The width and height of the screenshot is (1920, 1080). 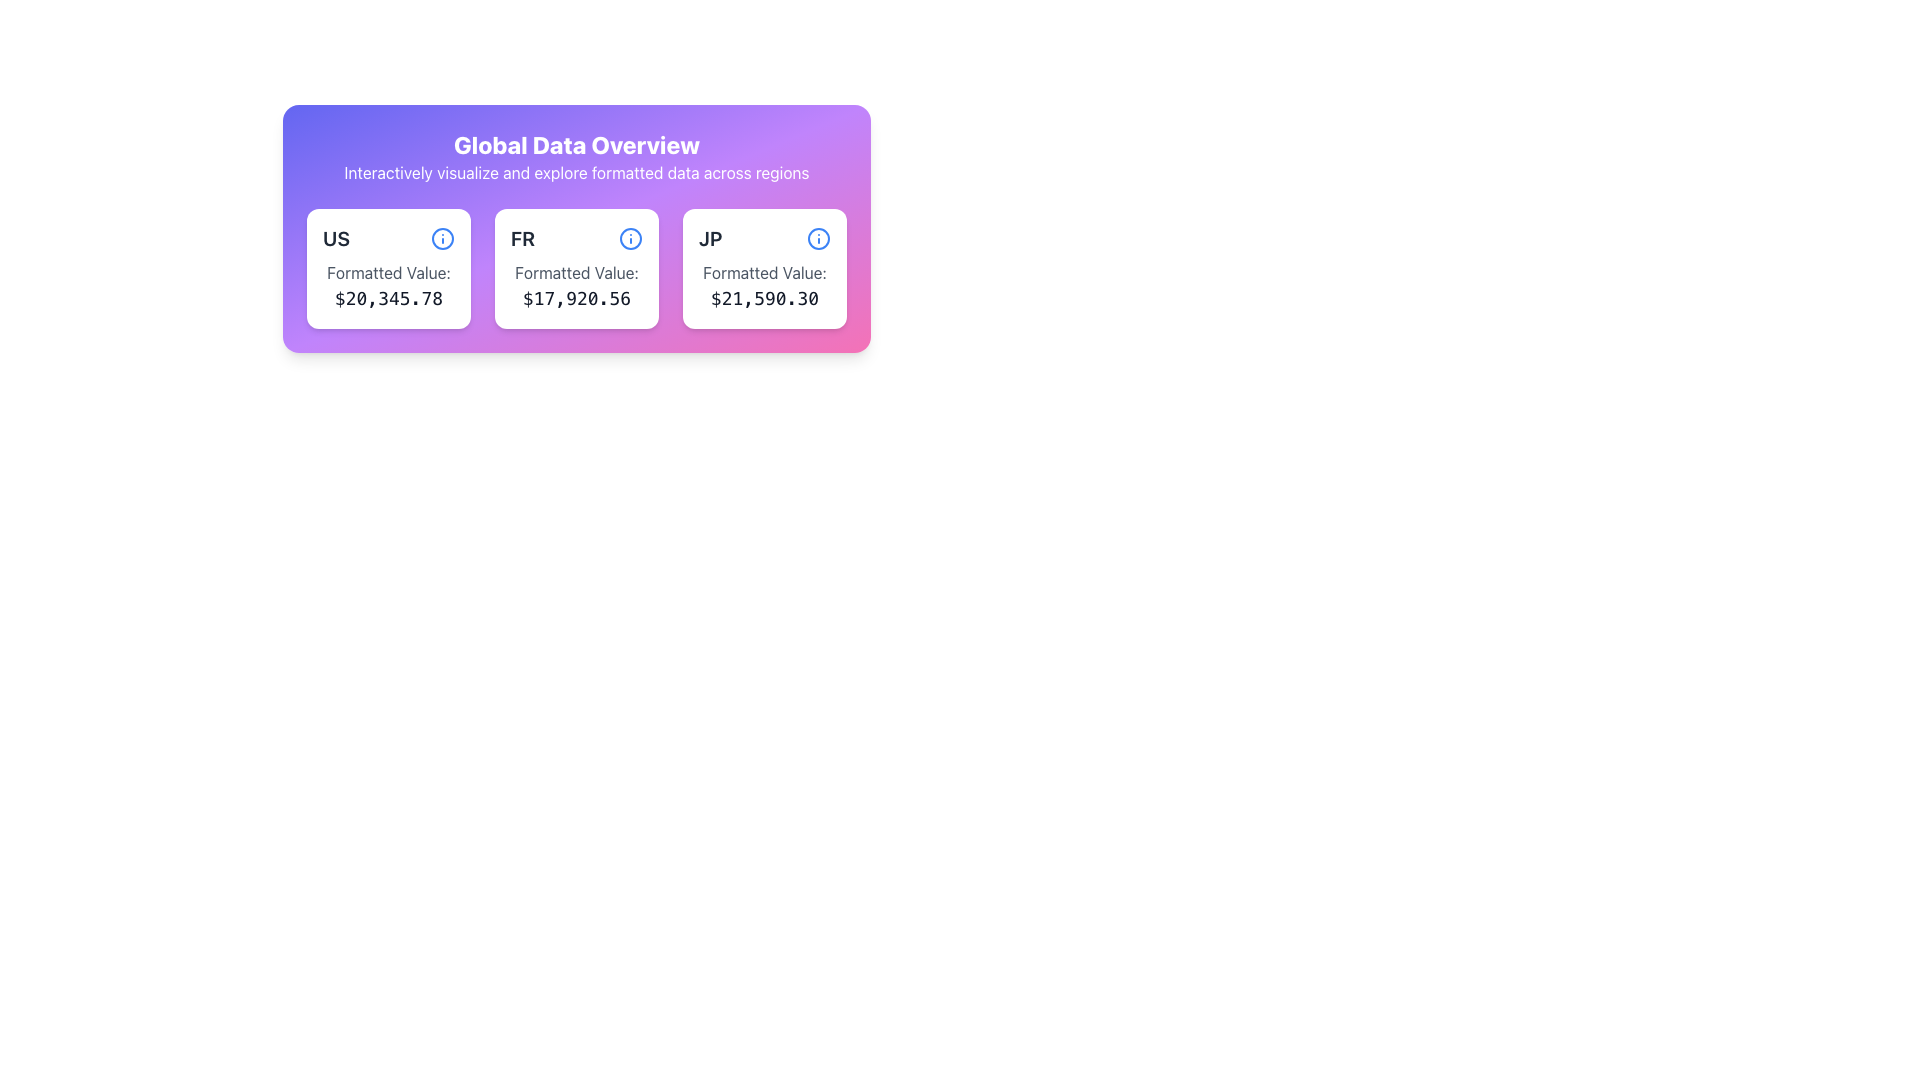 What do you see at coordinates (575, 268) in the screenshot?
I see `the information displayed on the central card of the grid layout containing informational cards in the 'Global Data Overview' section` at bounding box center [575, 268].